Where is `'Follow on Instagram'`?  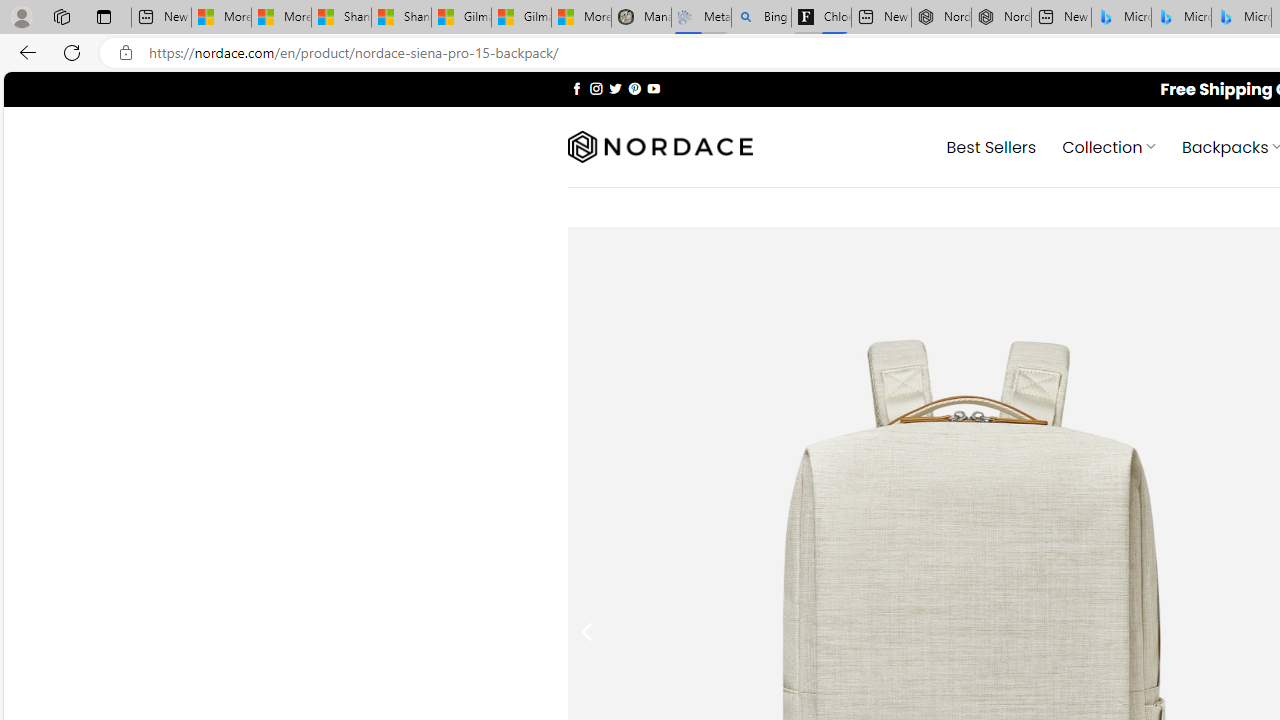
'Follow on Instagram' is located at coordinates (595, 87).